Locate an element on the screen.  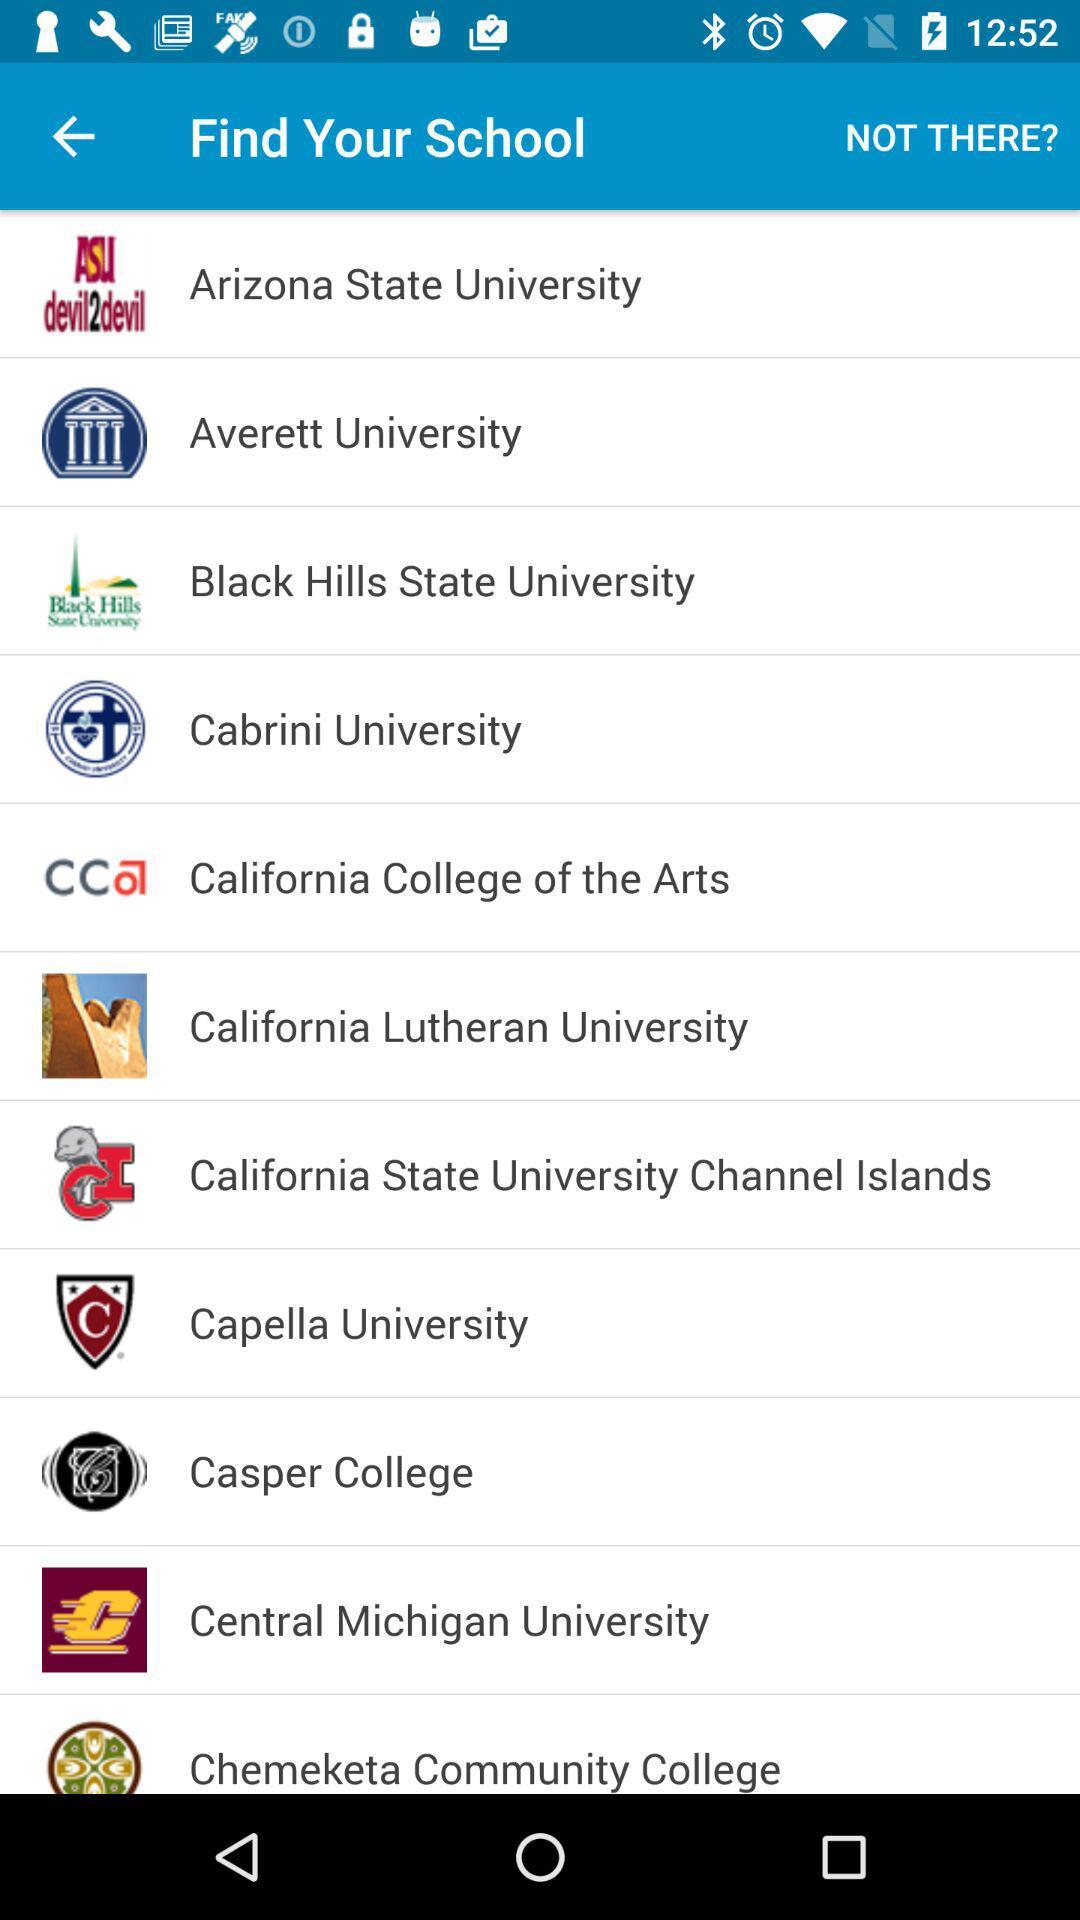
item next to the find your school app is located at coordinates (951, 135).